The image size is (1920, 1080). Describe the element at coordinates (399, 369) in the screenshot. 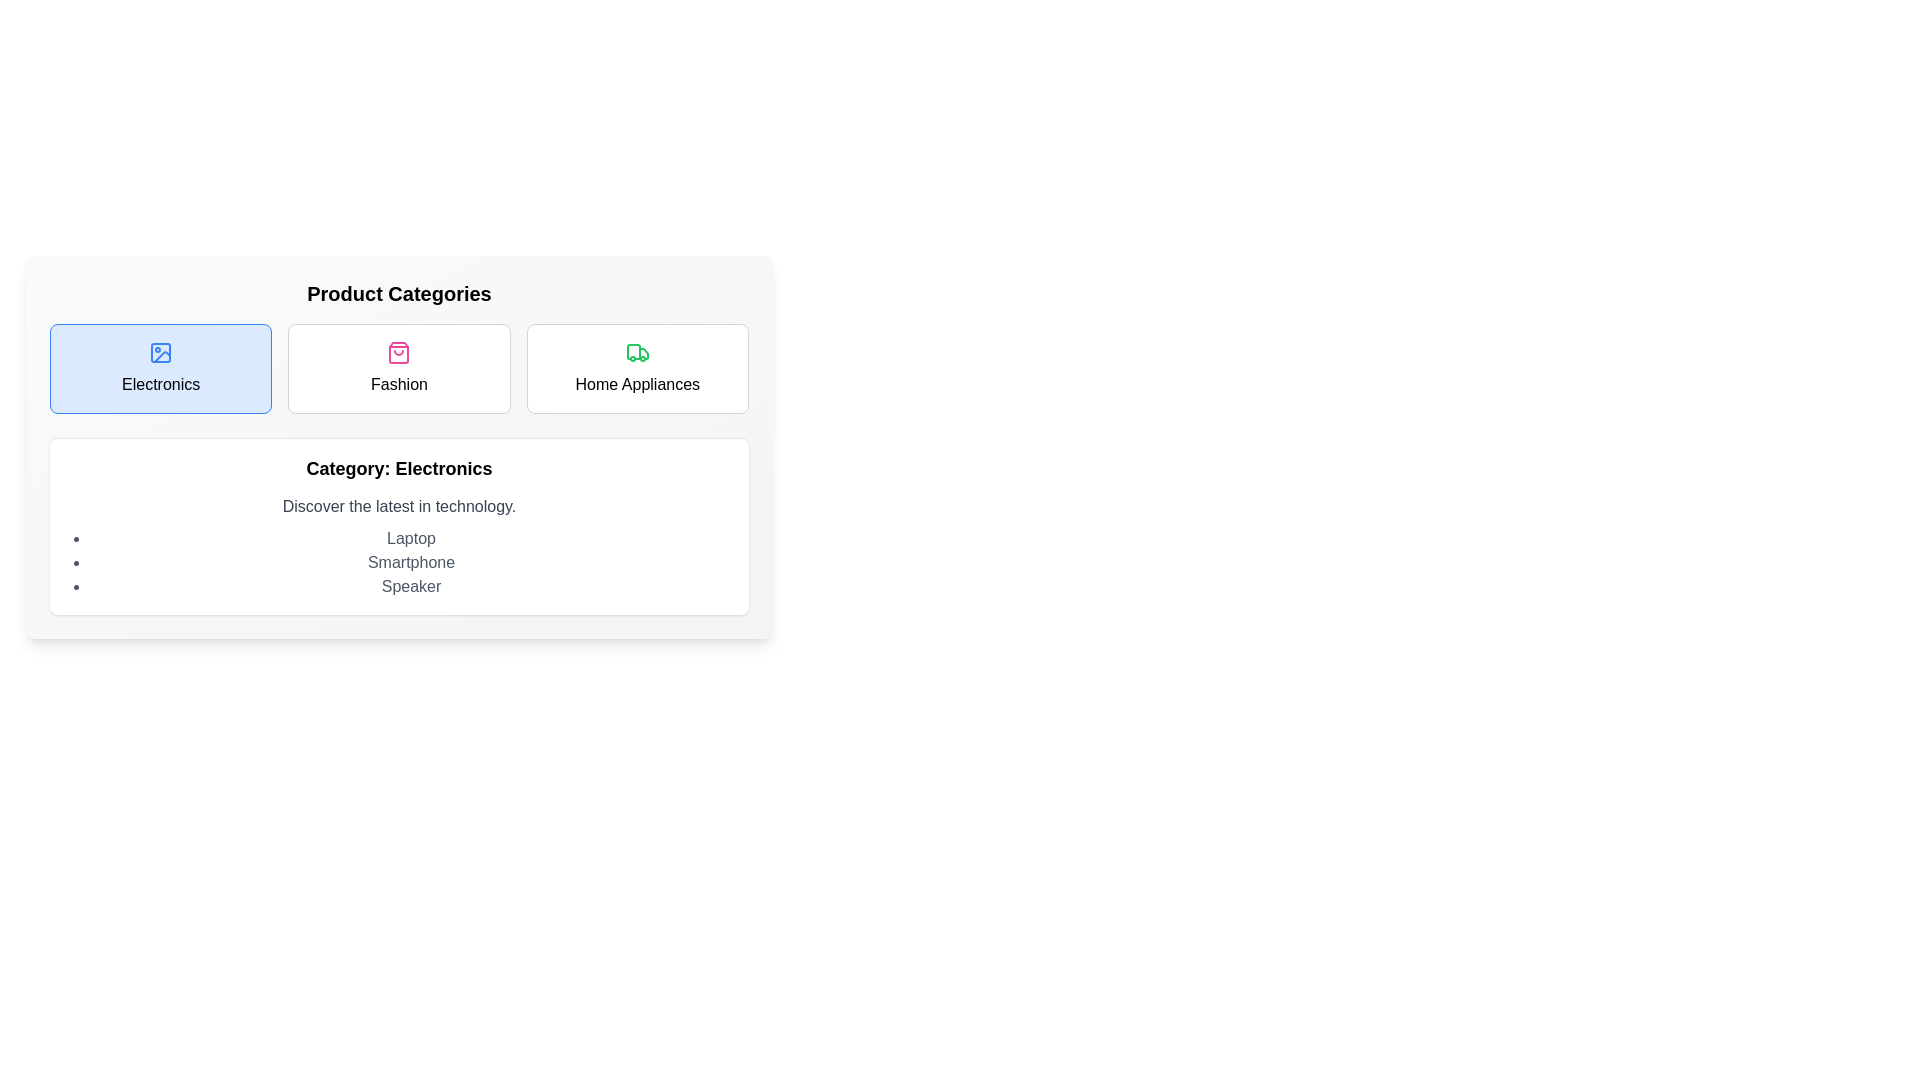

I see `the grid item in the navigation menu positioned centrally below the 'Product Categories' heading` at that location.